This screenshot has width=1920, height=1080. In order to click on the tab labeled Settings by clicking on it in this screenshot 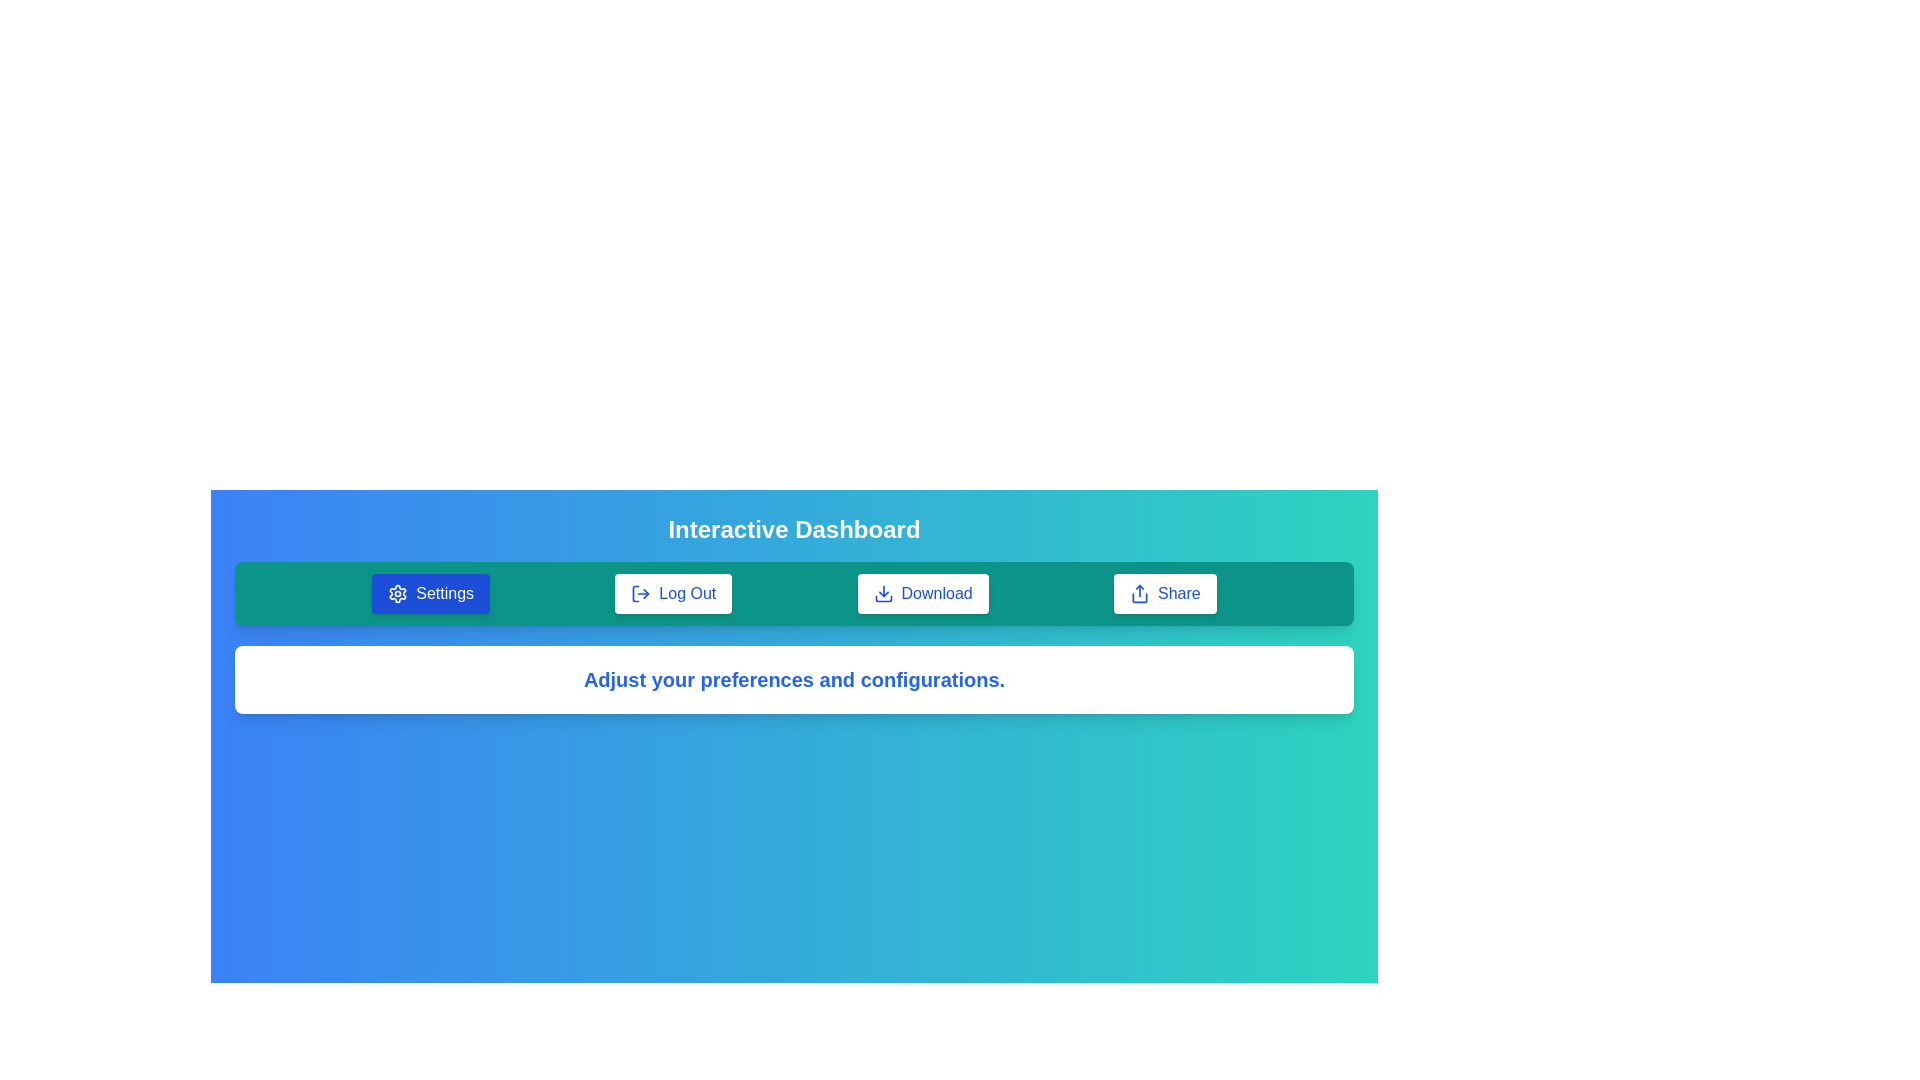, I will do `click(430, 593)`.